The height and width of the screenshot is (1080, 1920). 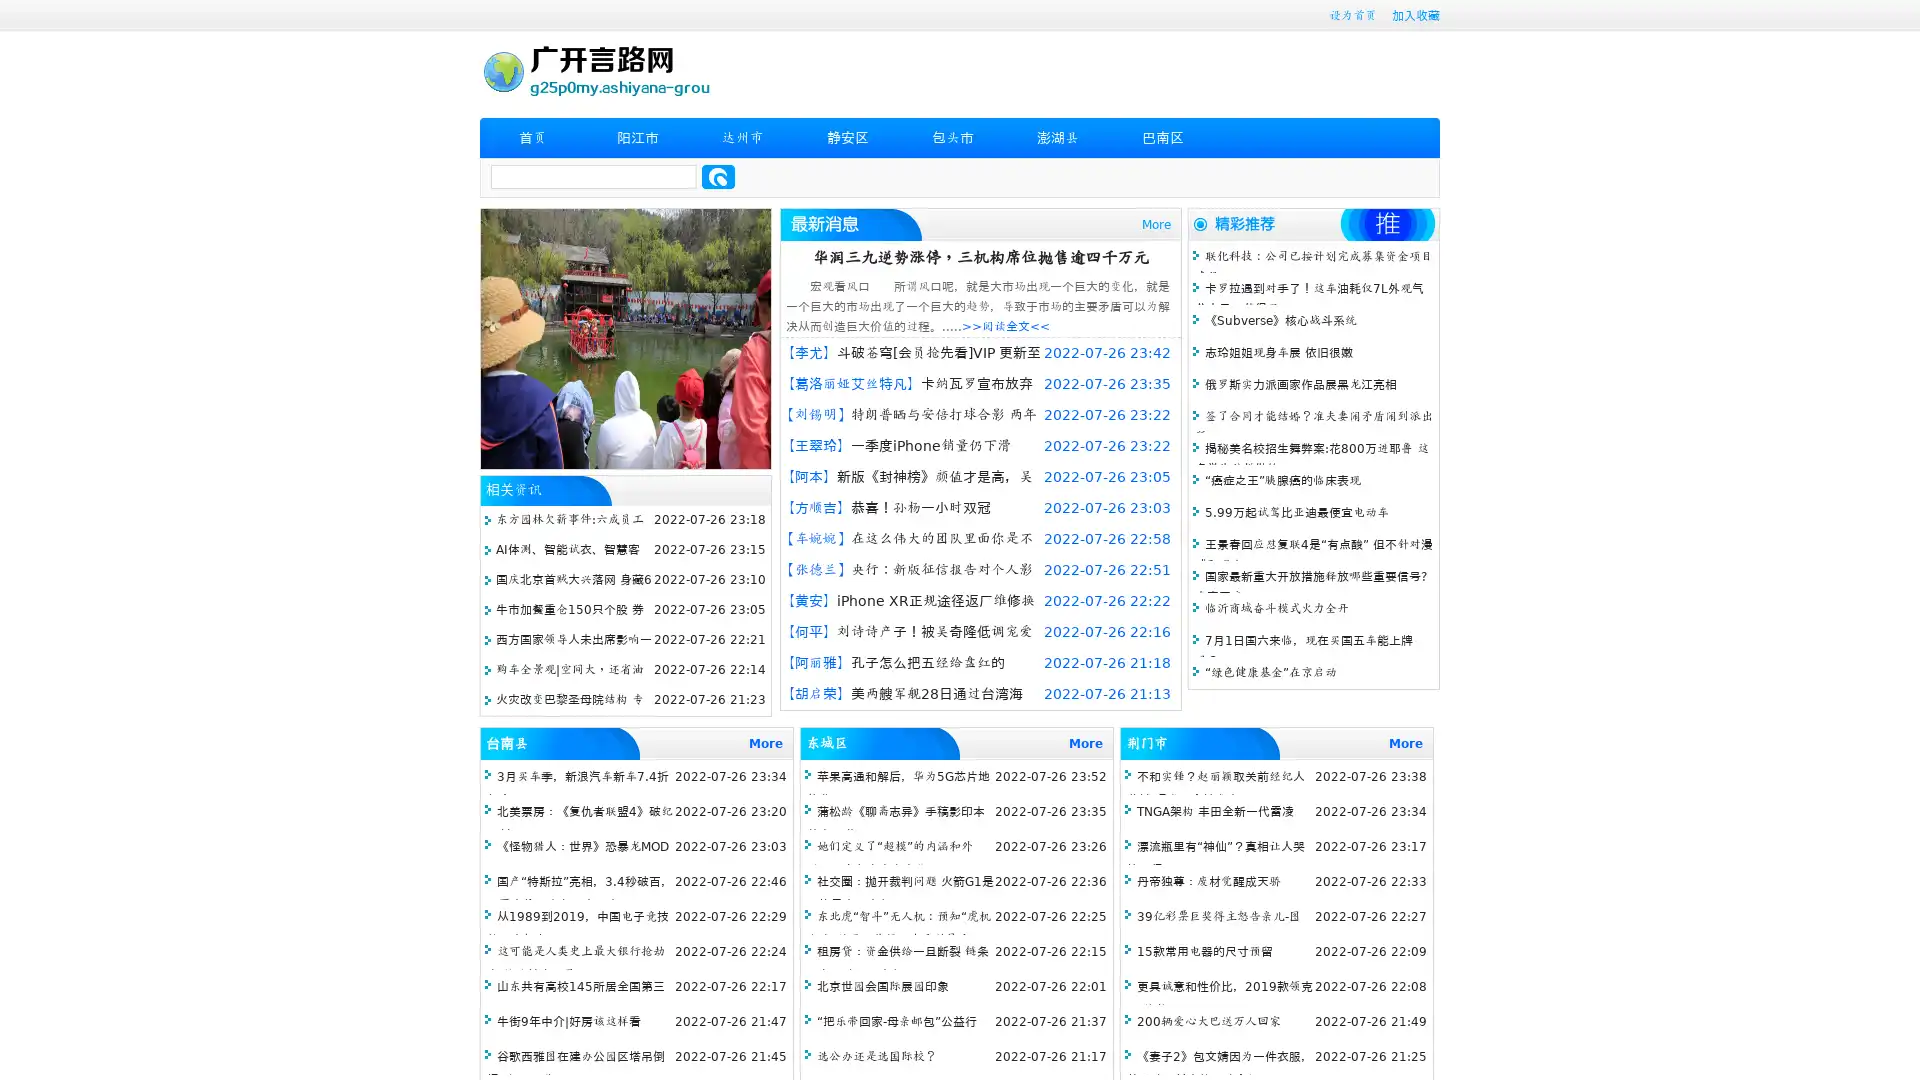 I want to click on Search, so click(x=718, y=176).